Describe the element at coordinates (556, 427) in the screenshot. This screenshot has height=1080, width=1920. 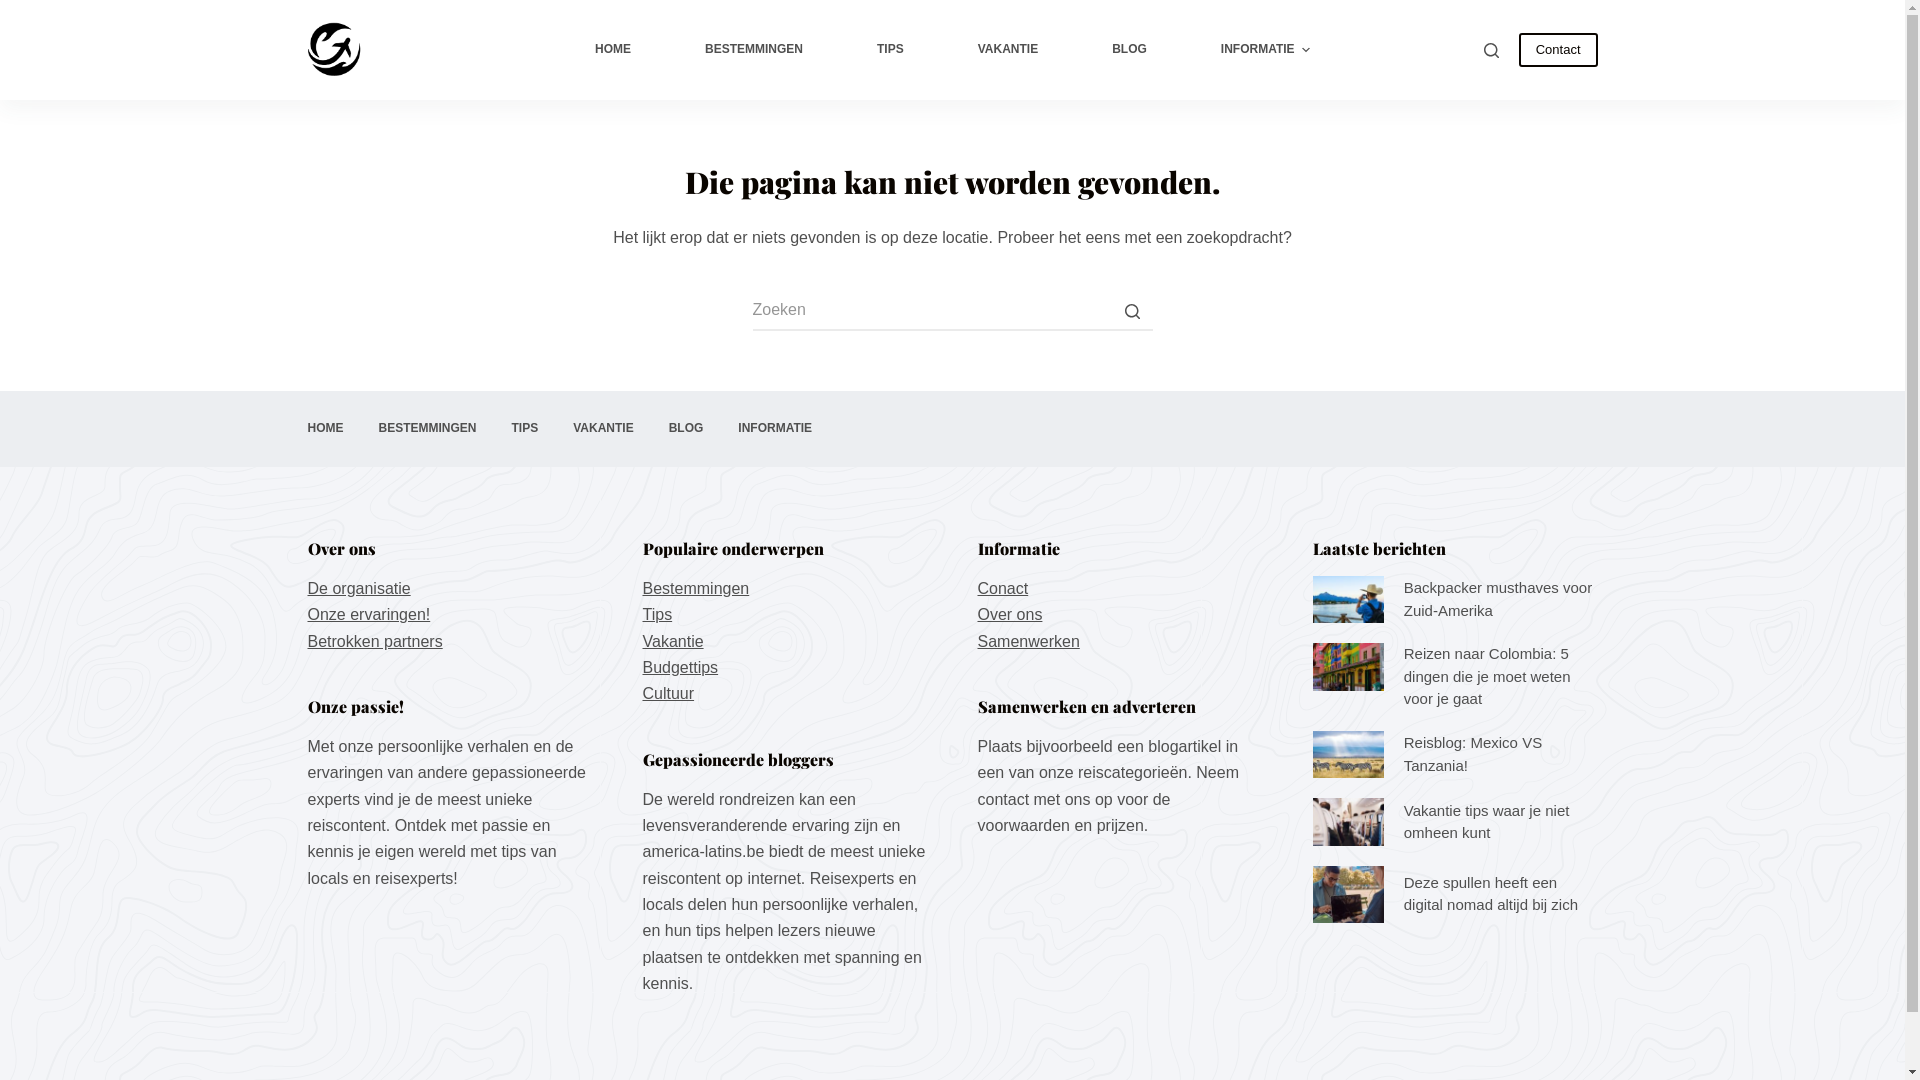
I see `'VAKANTIE'` at that location.